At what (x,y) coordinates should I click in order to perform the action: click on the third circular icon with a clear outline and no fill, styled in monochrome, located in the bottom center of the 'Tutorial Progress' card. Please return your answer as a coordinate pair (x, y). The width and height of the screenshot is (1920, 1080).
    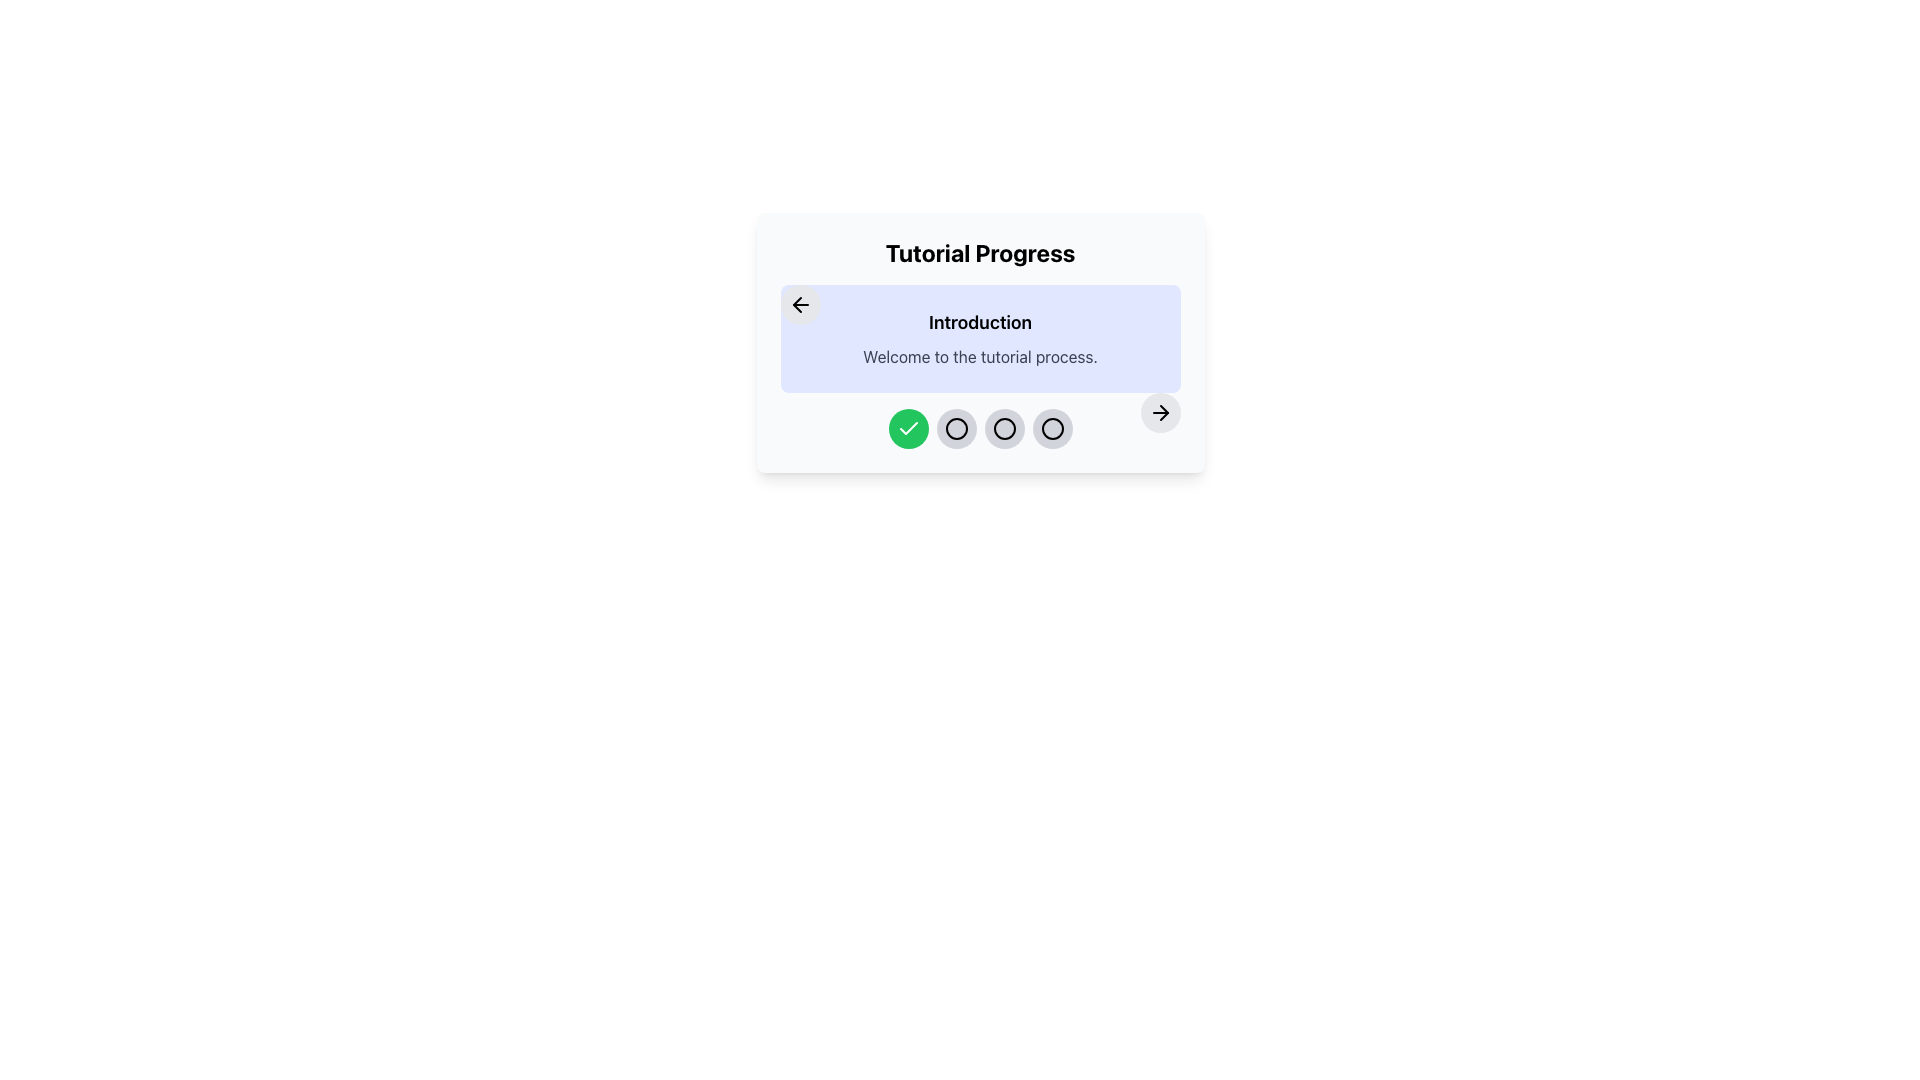
    Looking at the image, I should click on (1004, 427).